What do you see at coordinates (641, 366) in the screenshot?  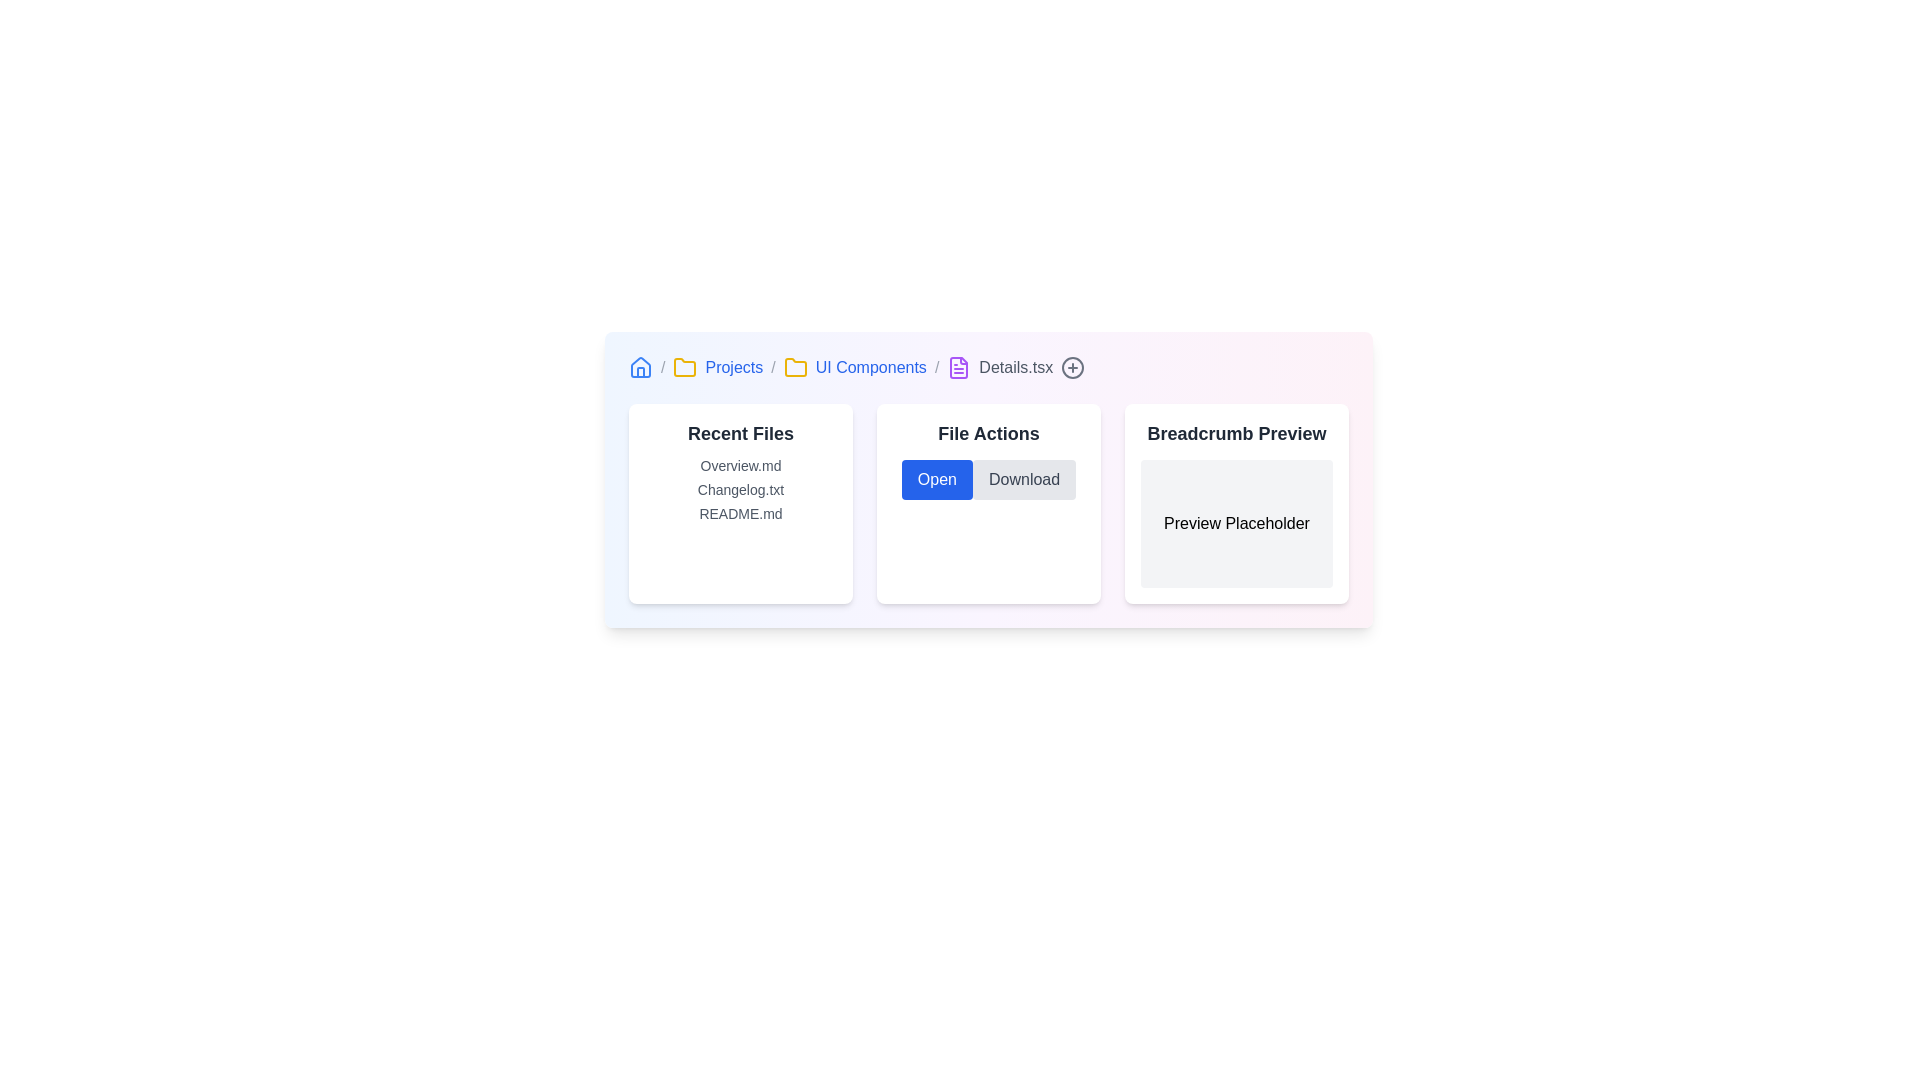 I see `the blue house icon button located at the beginning of the breadcrumb navigation bar` at bounding box center [641, 366].